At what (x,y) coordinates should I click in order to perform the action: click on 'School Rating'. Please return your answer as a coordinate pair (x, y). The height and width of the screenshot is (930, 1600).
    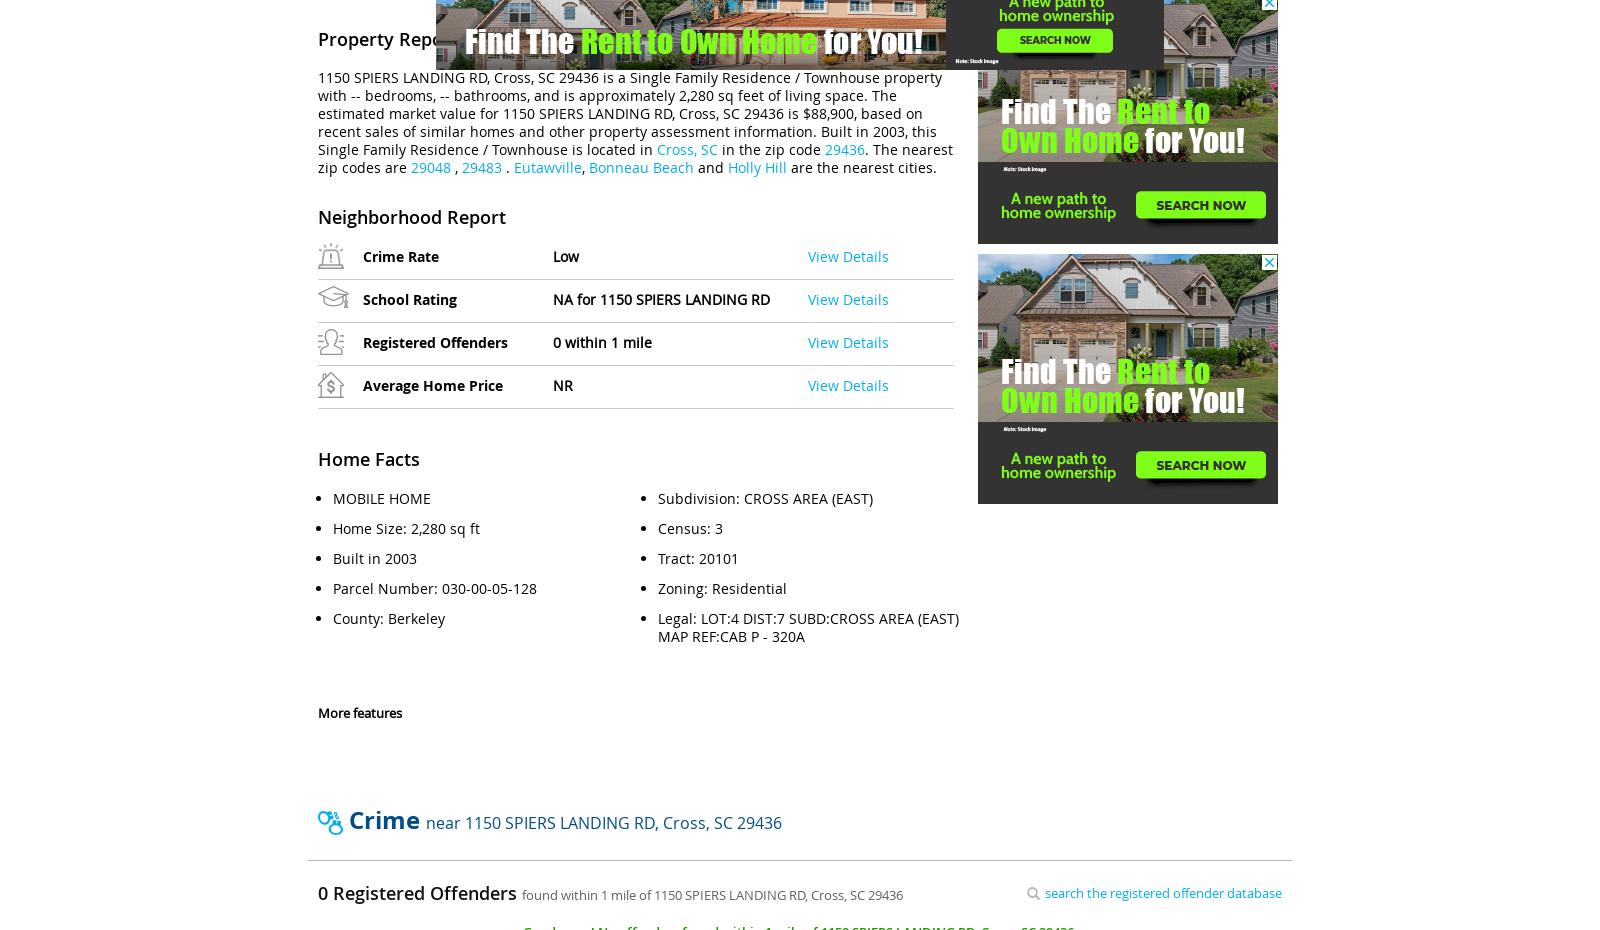
    Looking at the image, I should click on (407, 299).